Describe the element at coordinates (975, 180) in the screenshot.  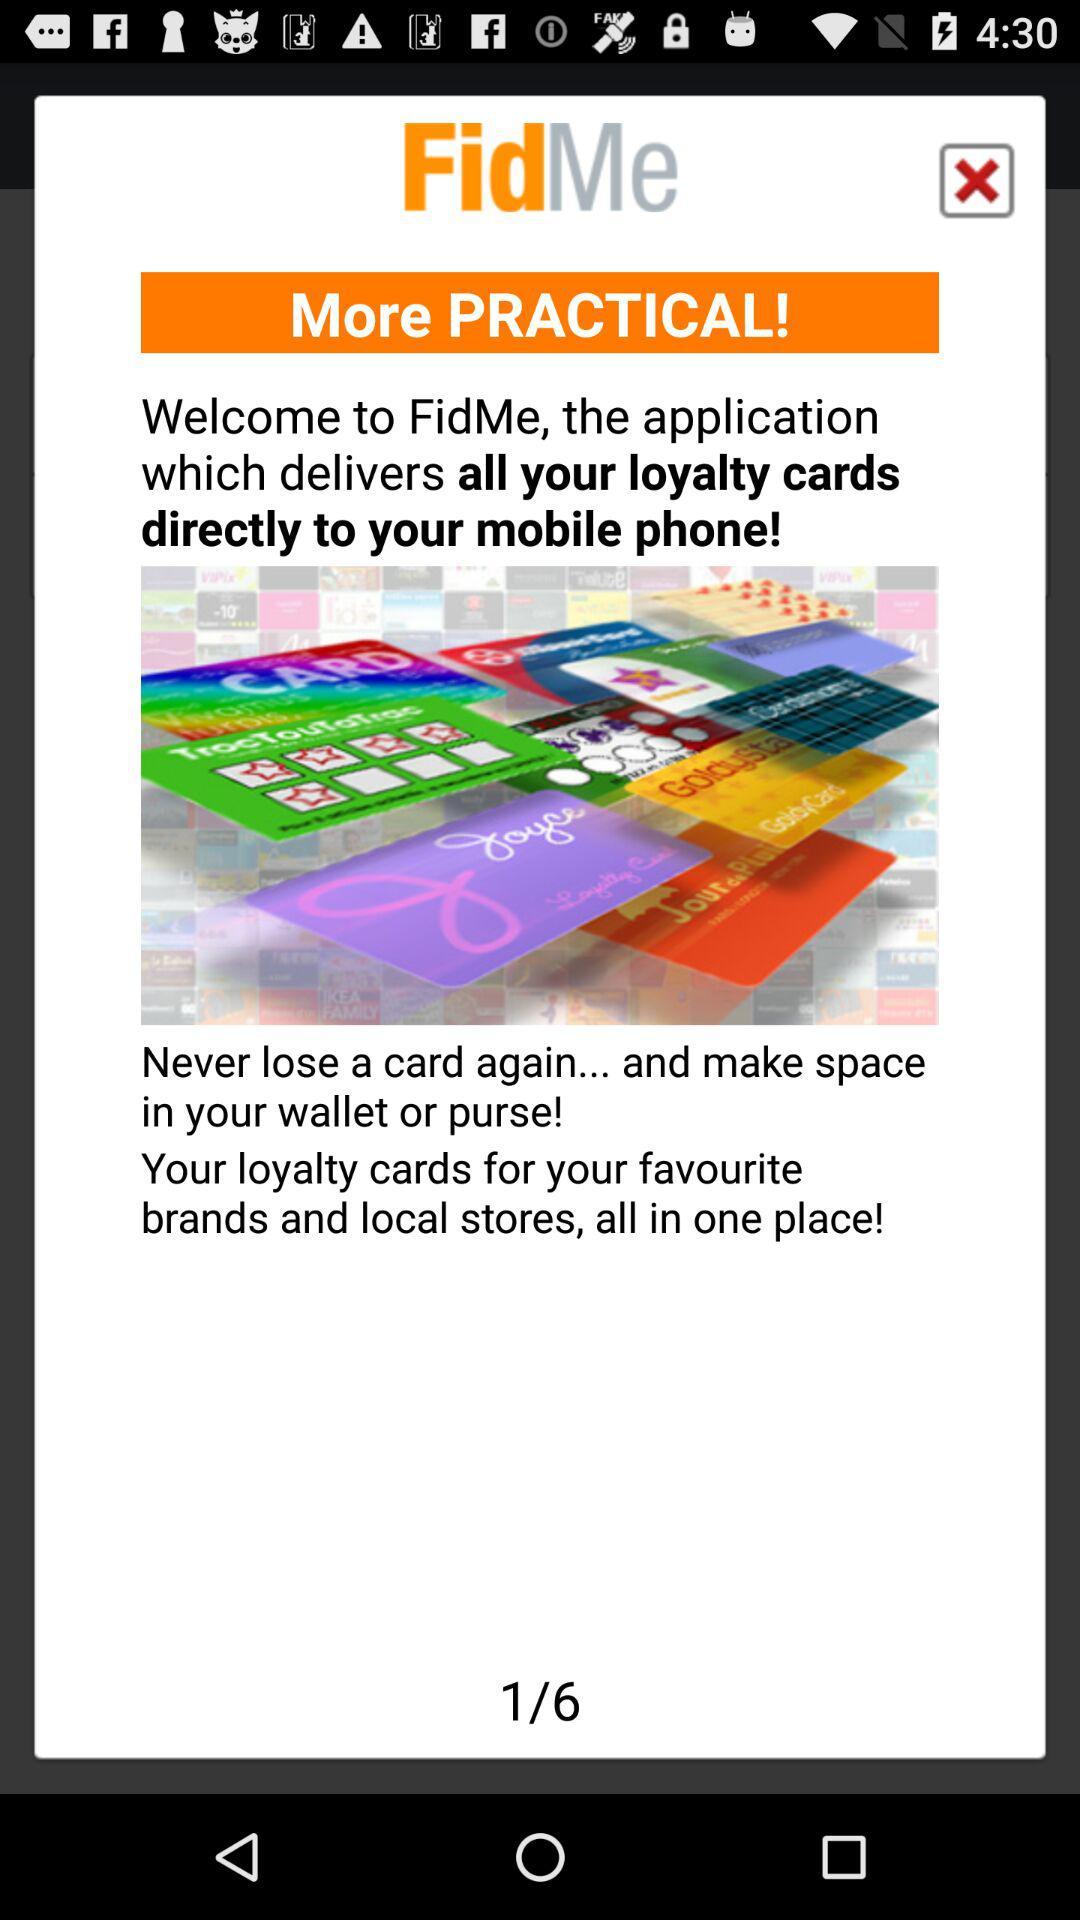
I see `item above more practical! item` at that location.